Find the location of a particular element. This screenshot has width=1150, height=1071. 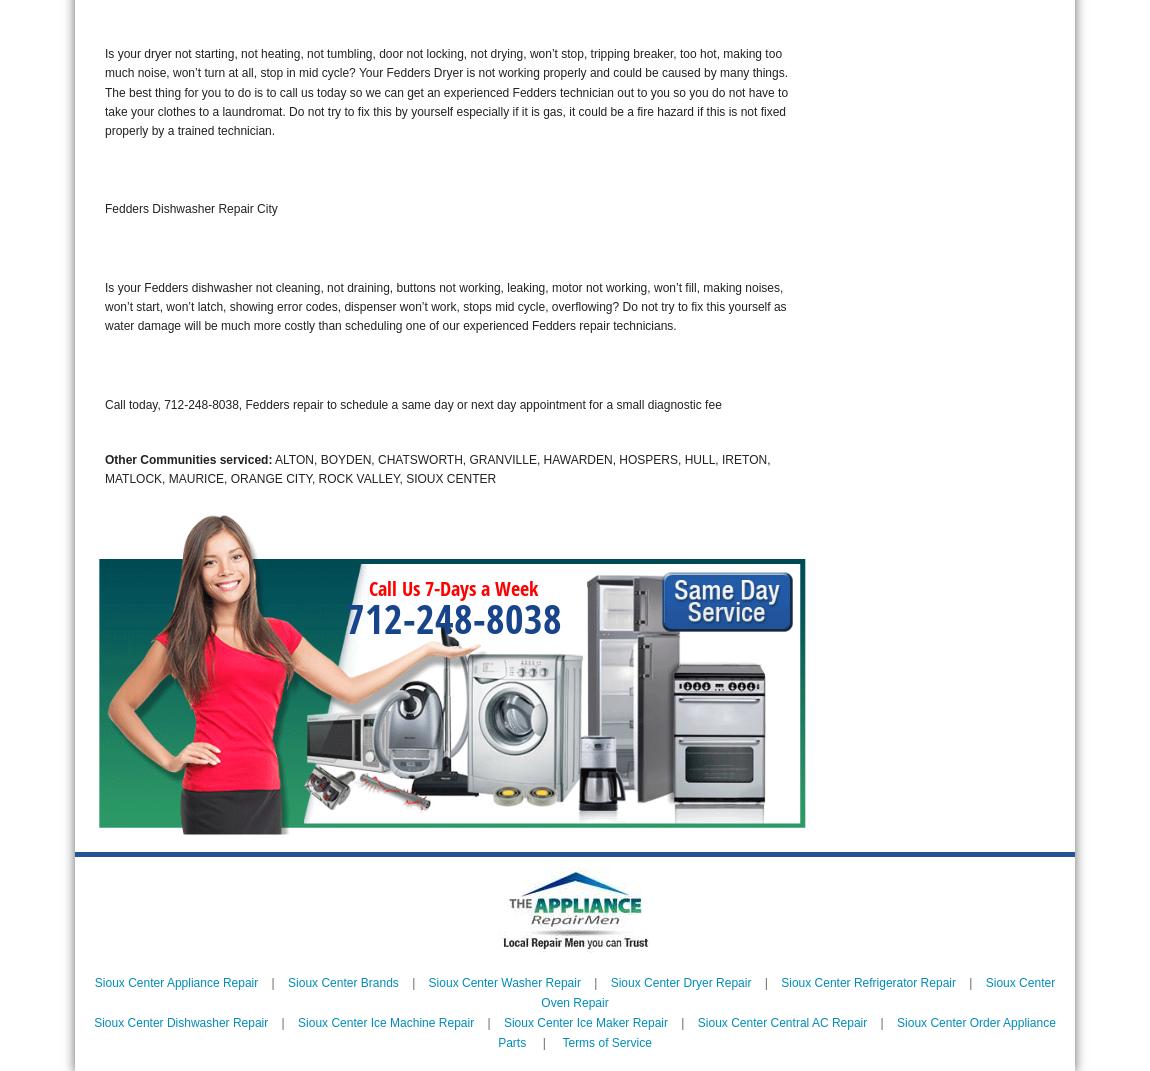

'Sioux Center Dishwasher Repair' is located at coordinates (92, 1021).